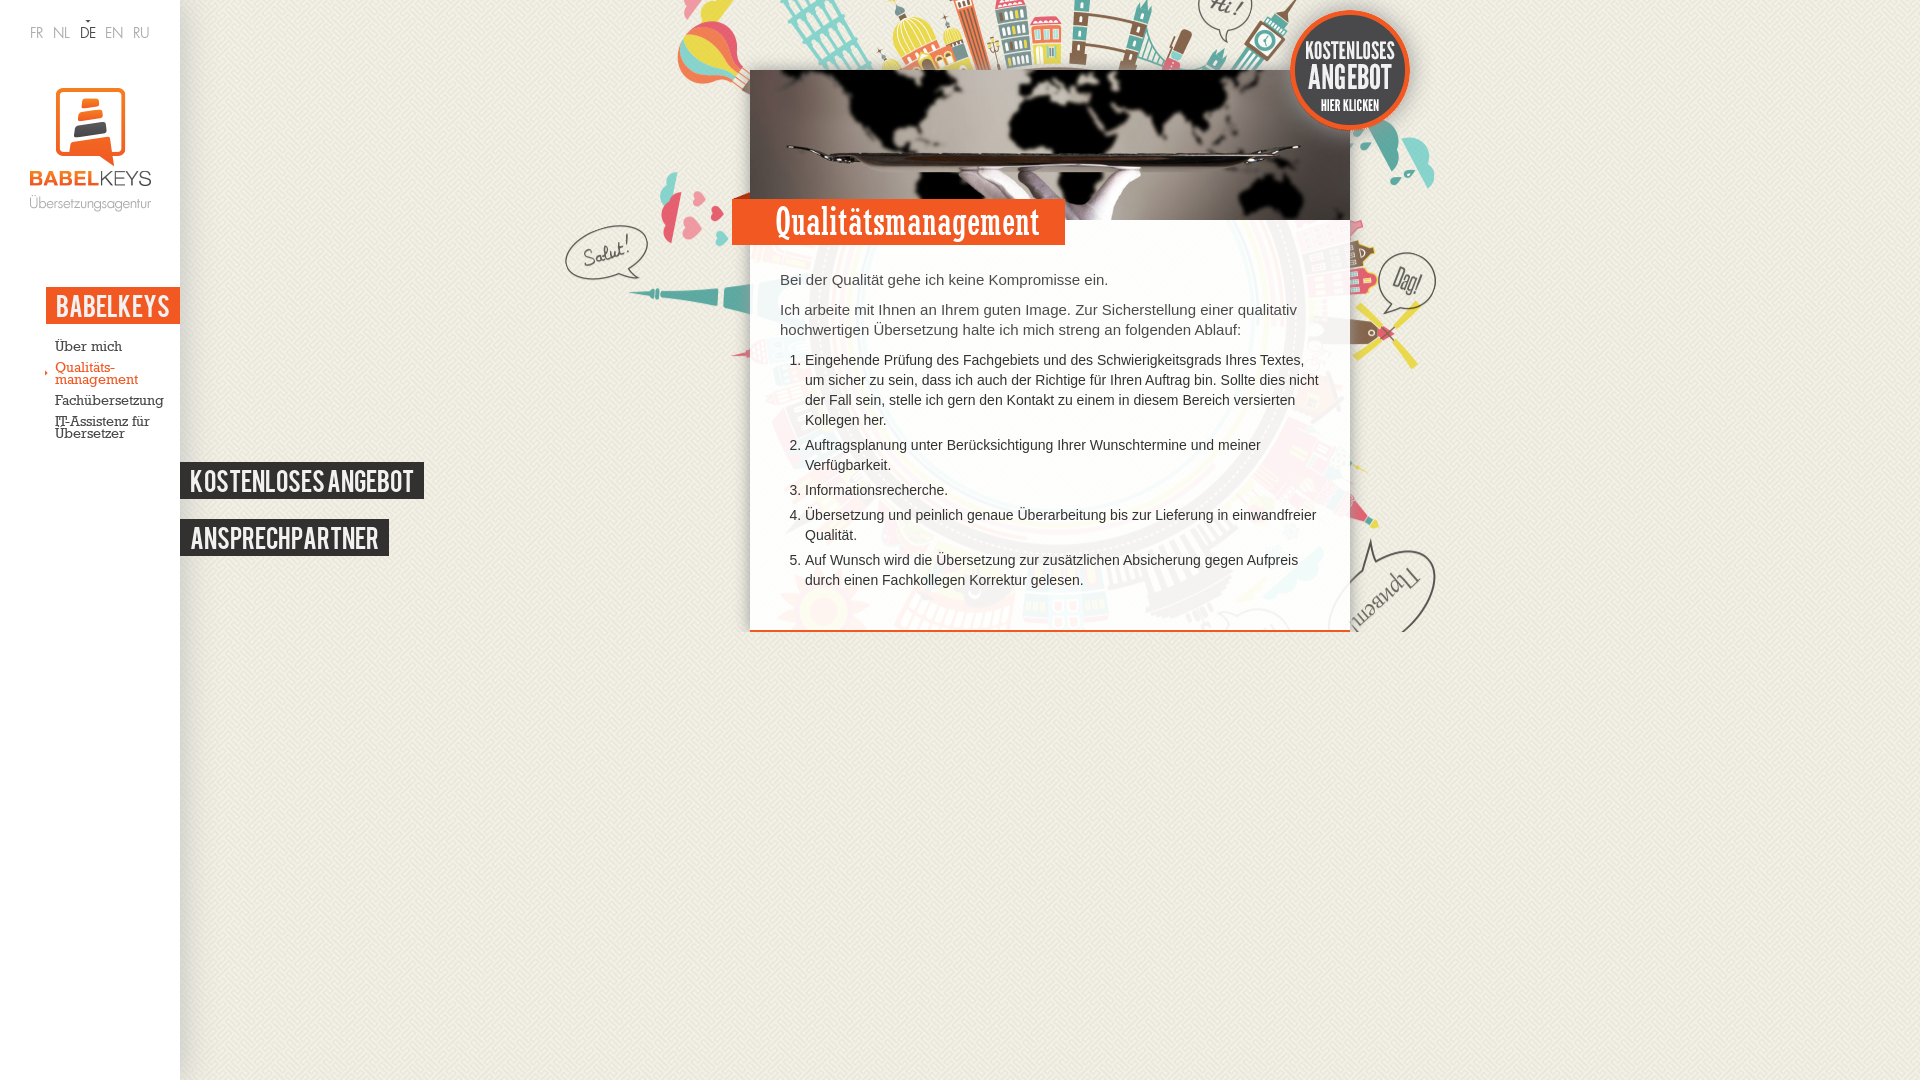 This screenshot has height=1080, width=1920. Describe the element at coordinates (113, 33) in the screenshot. I see `'EN'` at that location.